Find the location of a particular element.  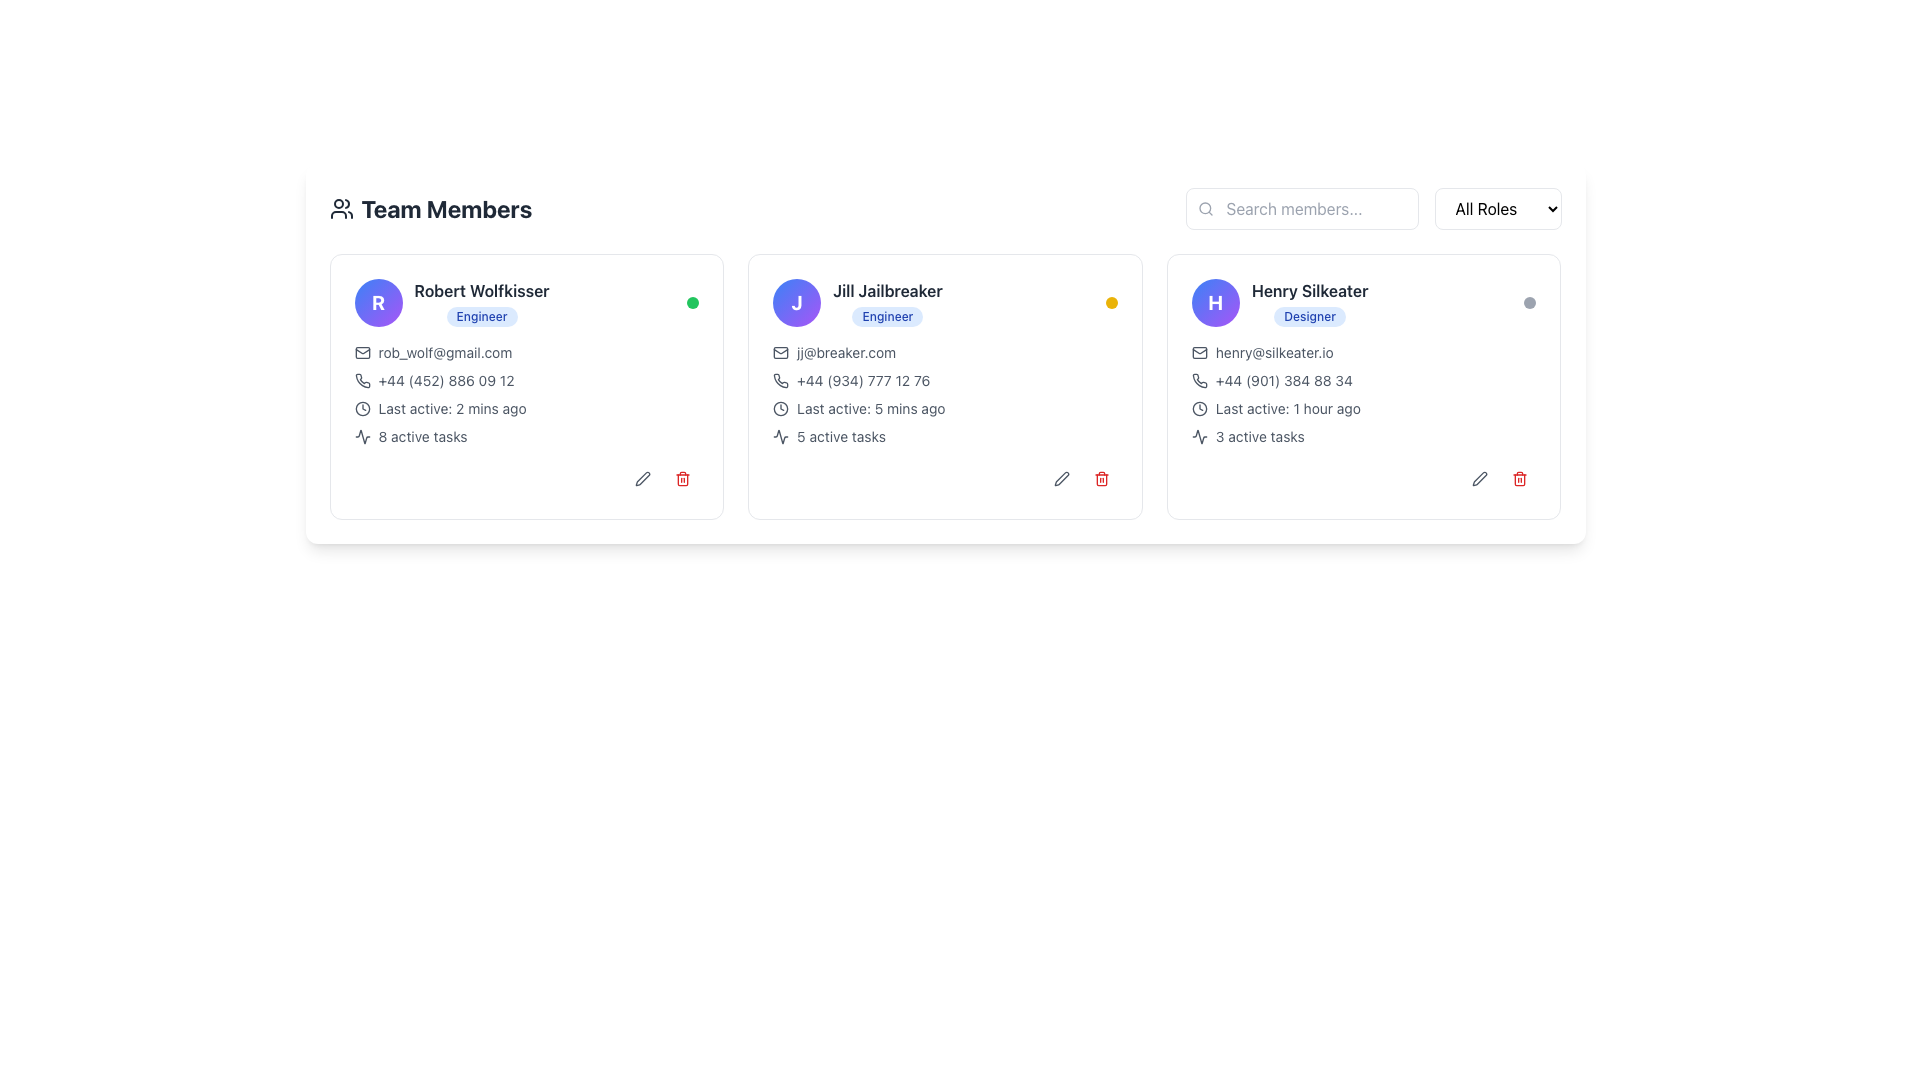

the hyperlink displaying the email address 'rob_wolf@gmail.com' to trigger the color change effect to blue is located at coordinates (444, 352).